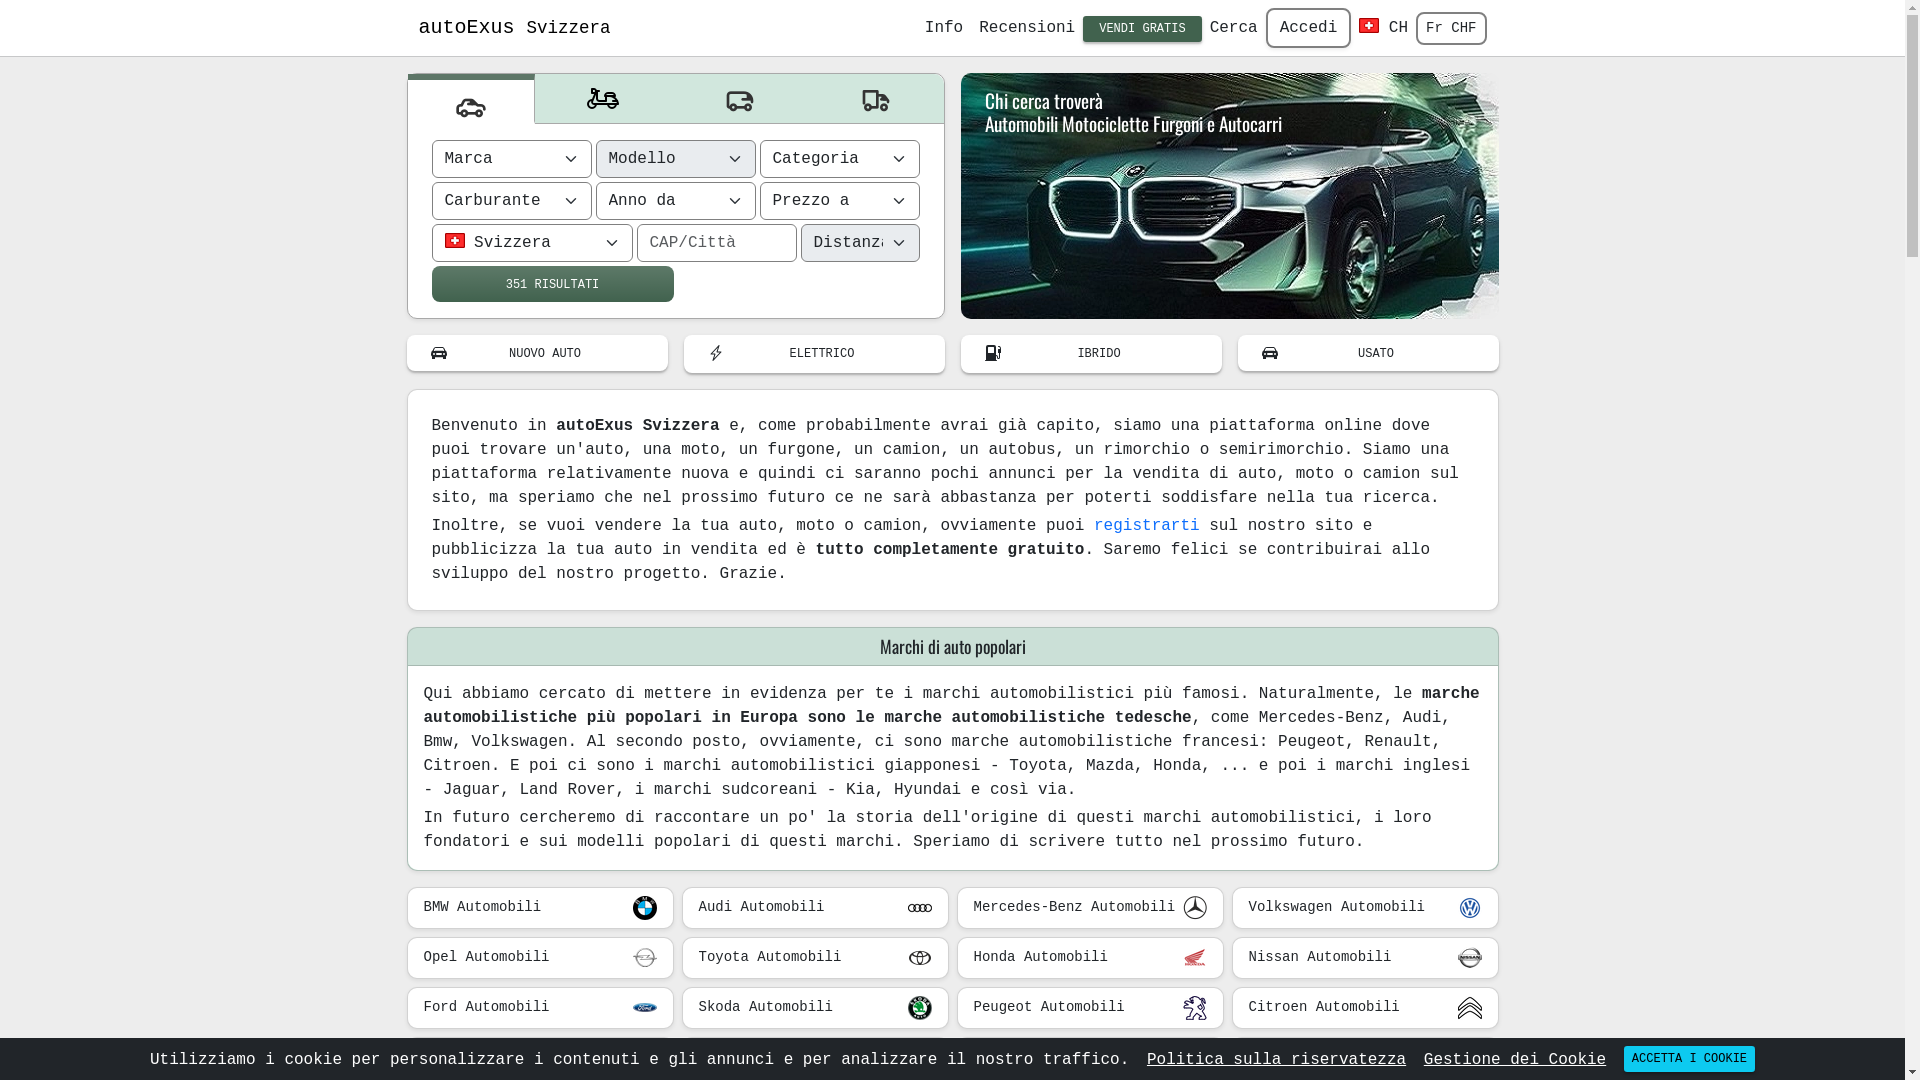 The width and height of the screenshot is (1920, 1080). Describe the element at coordinates (1450, 28) in the screenshot. I see `'Fr CHF'` at that location.